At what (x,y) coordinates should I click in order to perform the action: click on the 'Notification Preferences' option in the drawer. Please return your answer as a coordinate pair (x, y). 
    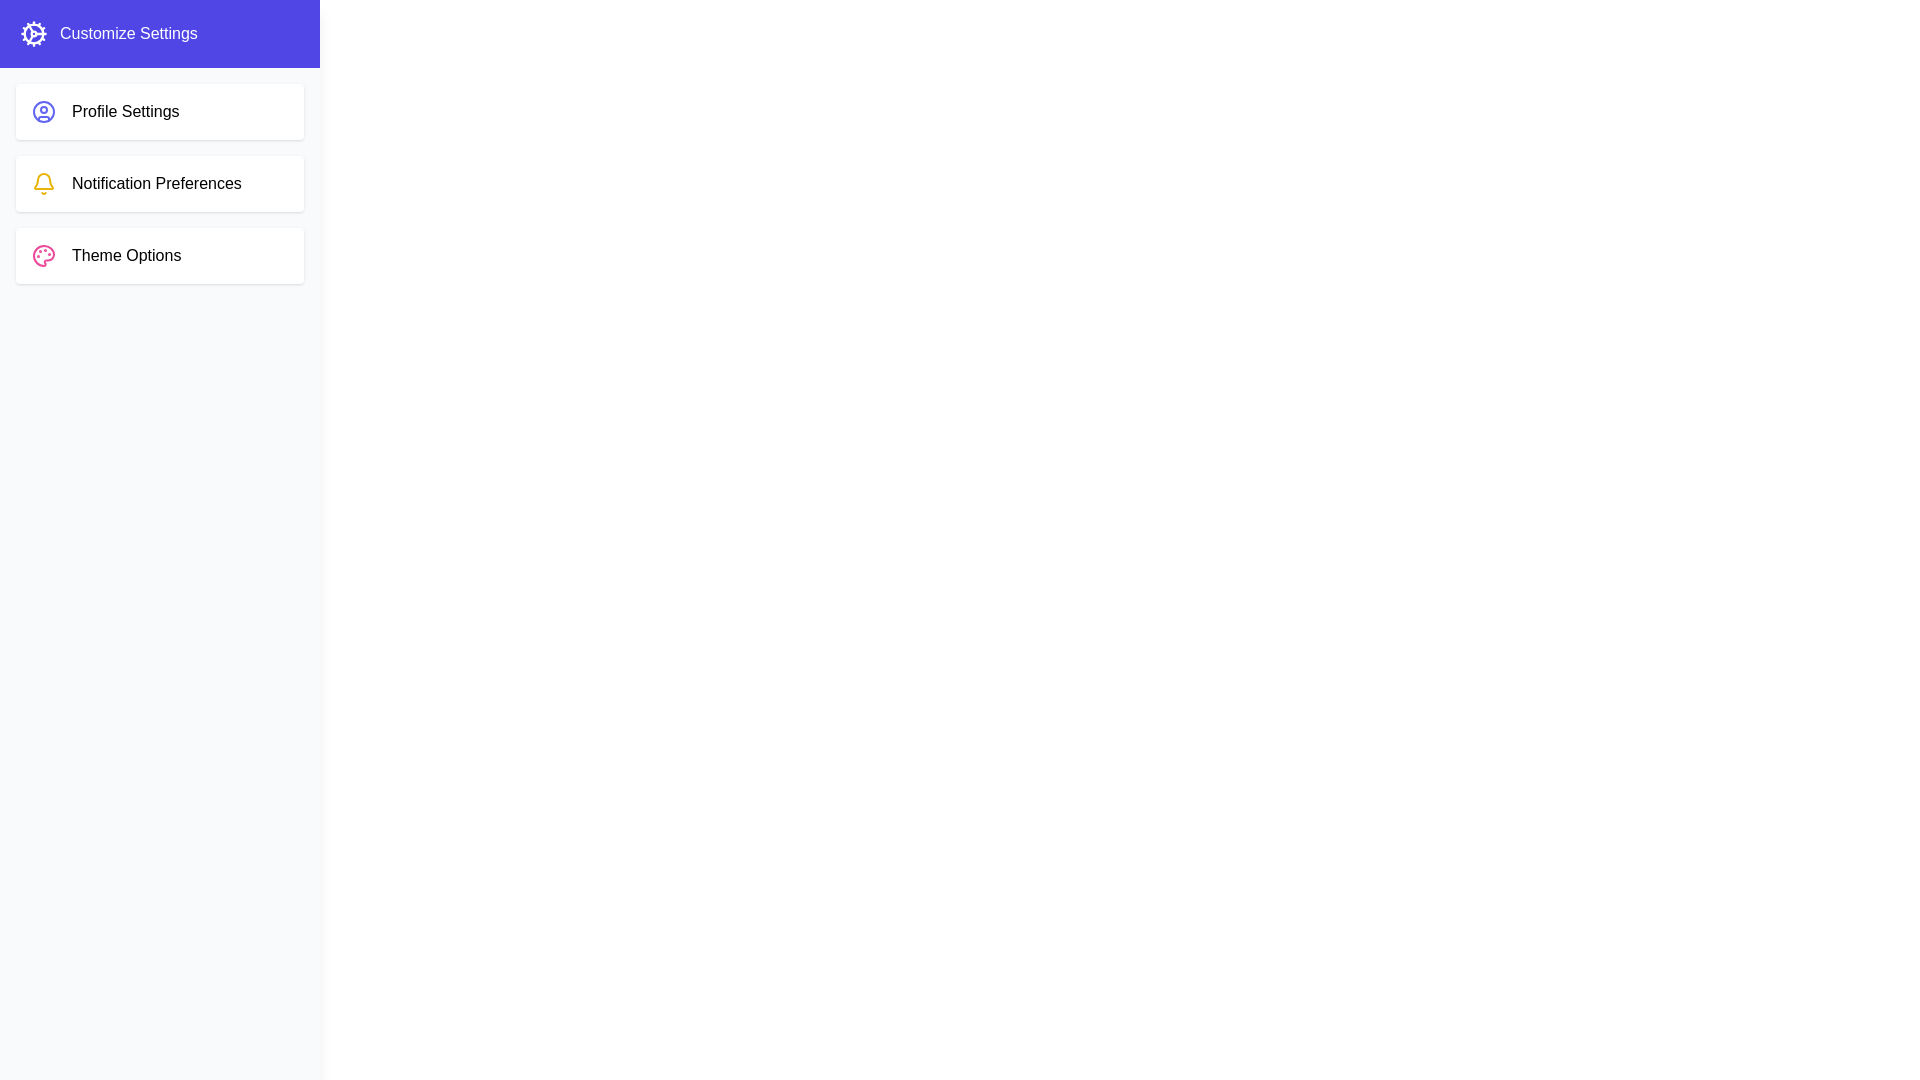
    Looking at the image, I should click on (158, 184).